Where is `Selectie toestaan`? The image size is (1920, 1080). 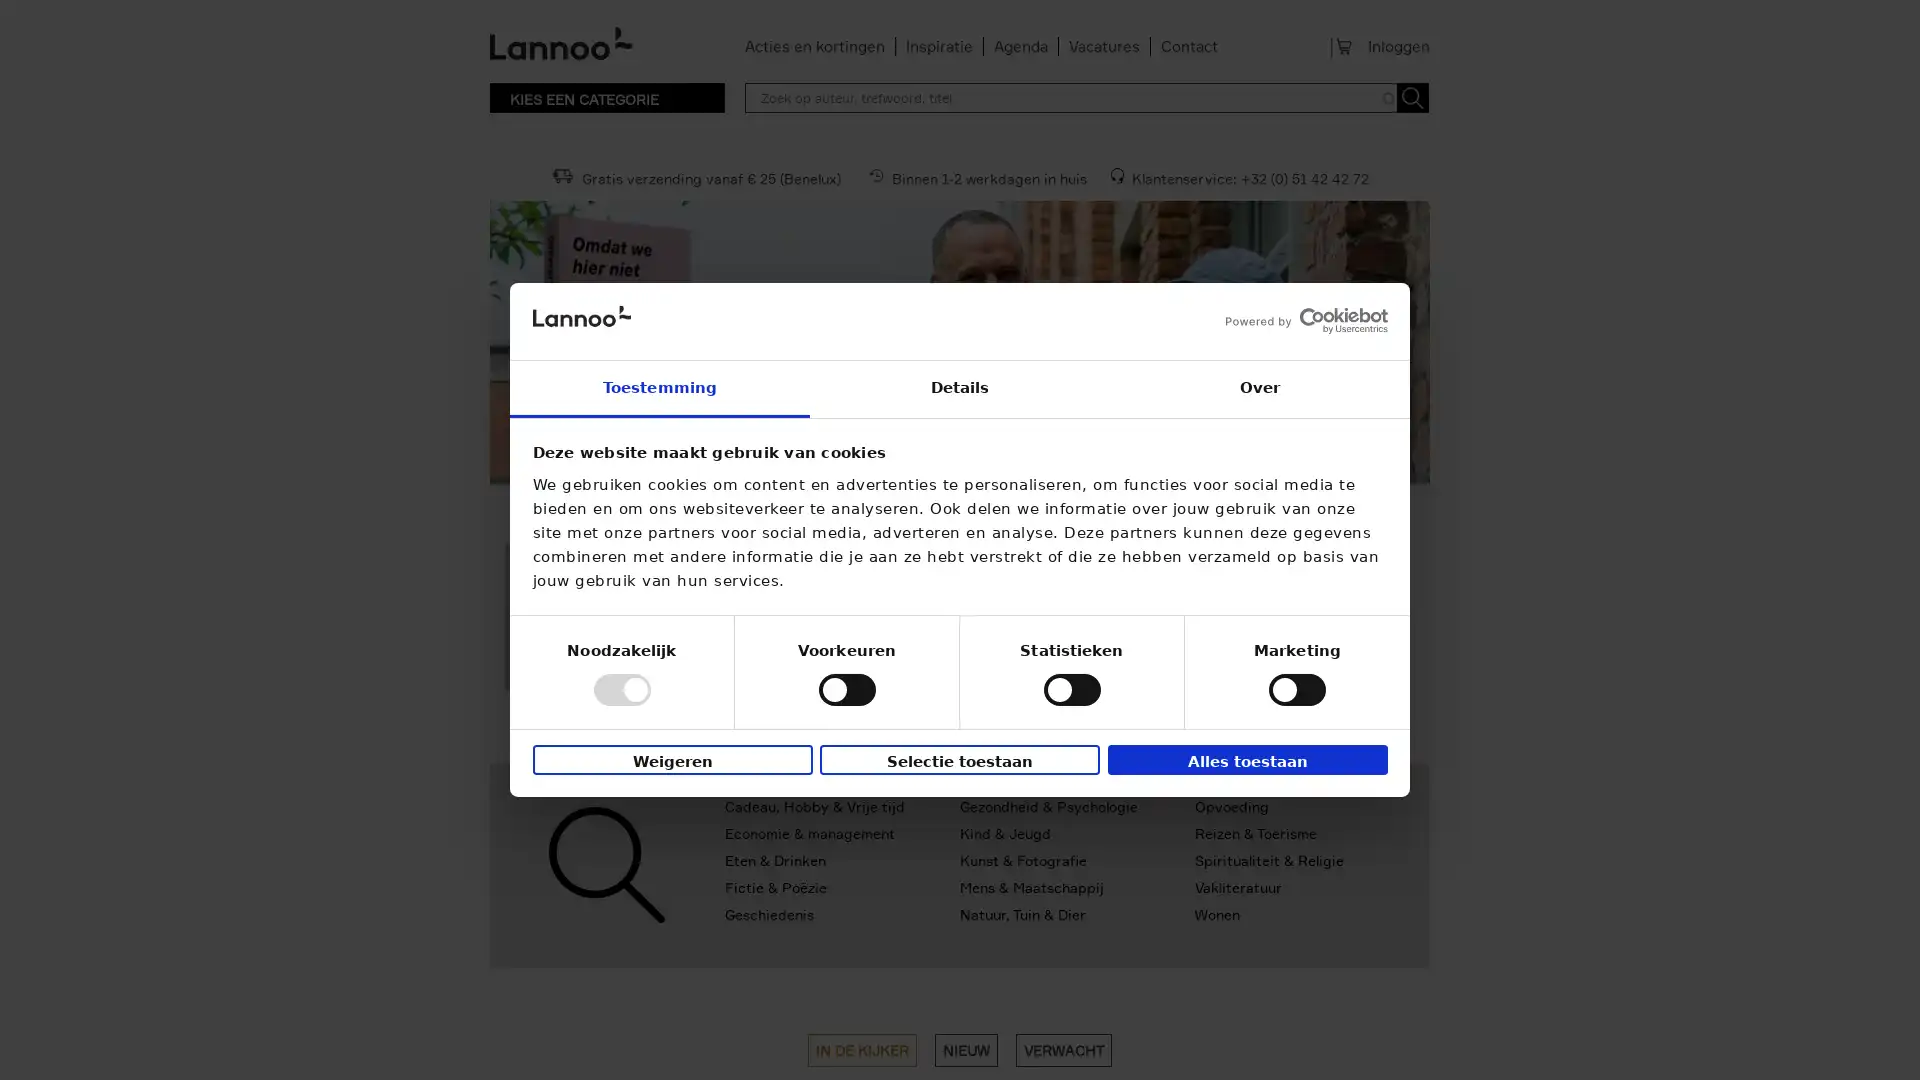
Selectie toestaan is located at coordinates (960, 759).